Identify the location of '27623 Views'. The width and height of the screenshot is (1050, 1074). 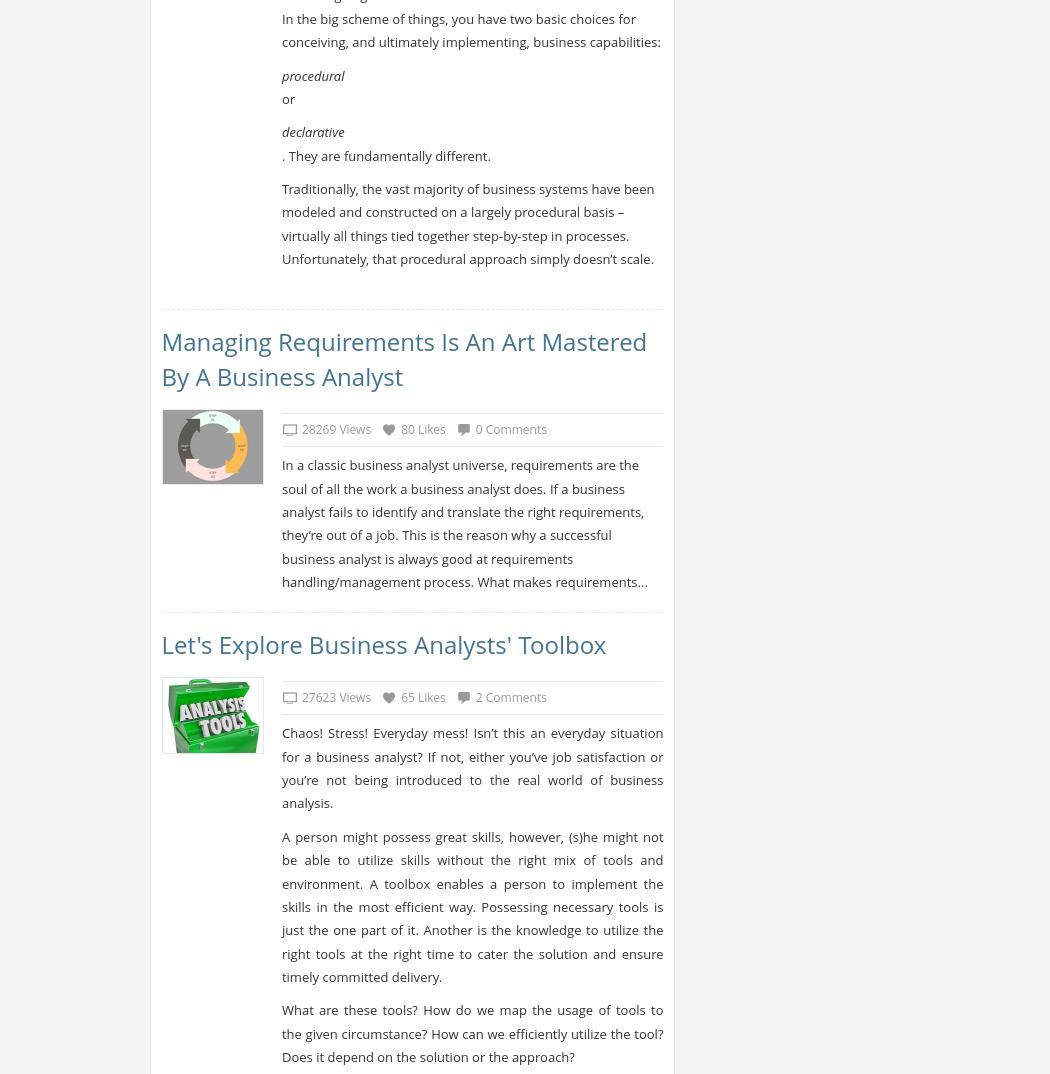
(336, 695).